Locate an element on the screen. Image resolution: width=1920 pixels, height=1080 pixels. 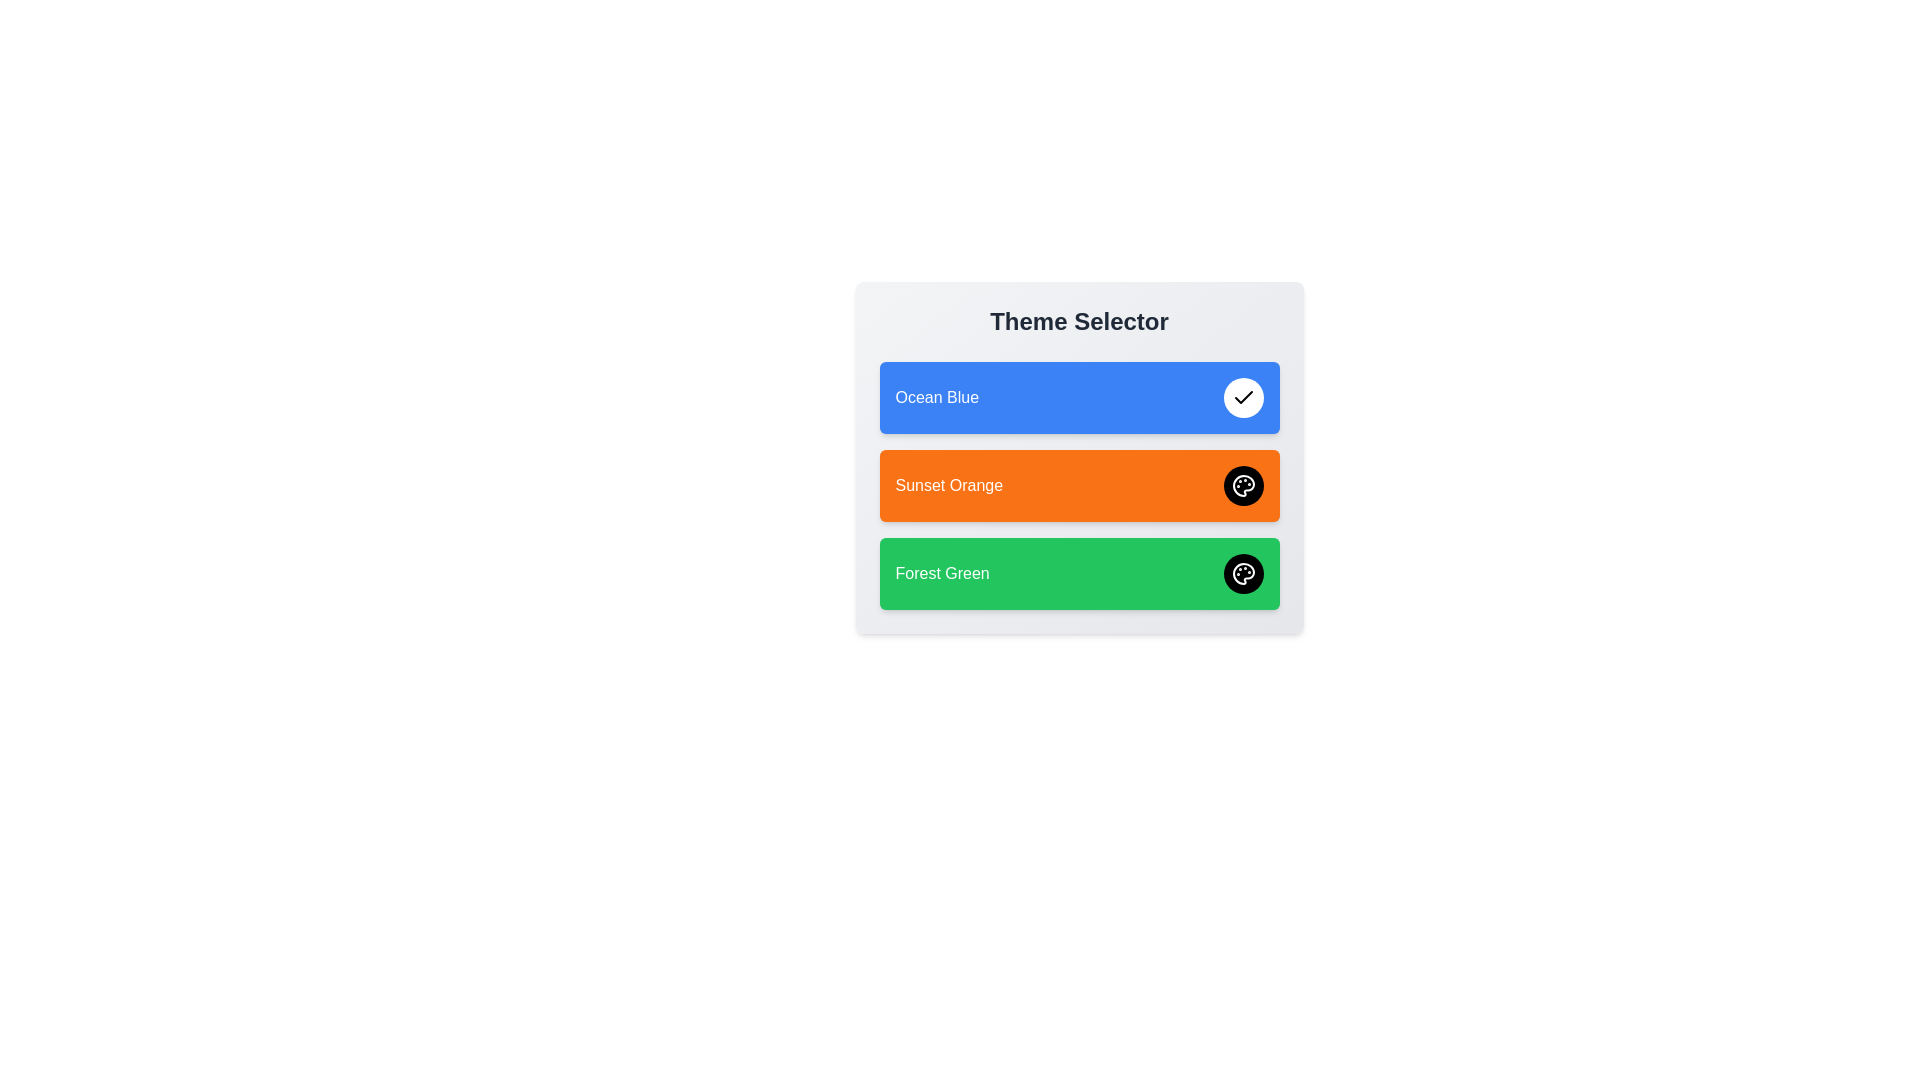
the theme Forest Green to inspect its visual representation is located at coordinates (1078, 574).